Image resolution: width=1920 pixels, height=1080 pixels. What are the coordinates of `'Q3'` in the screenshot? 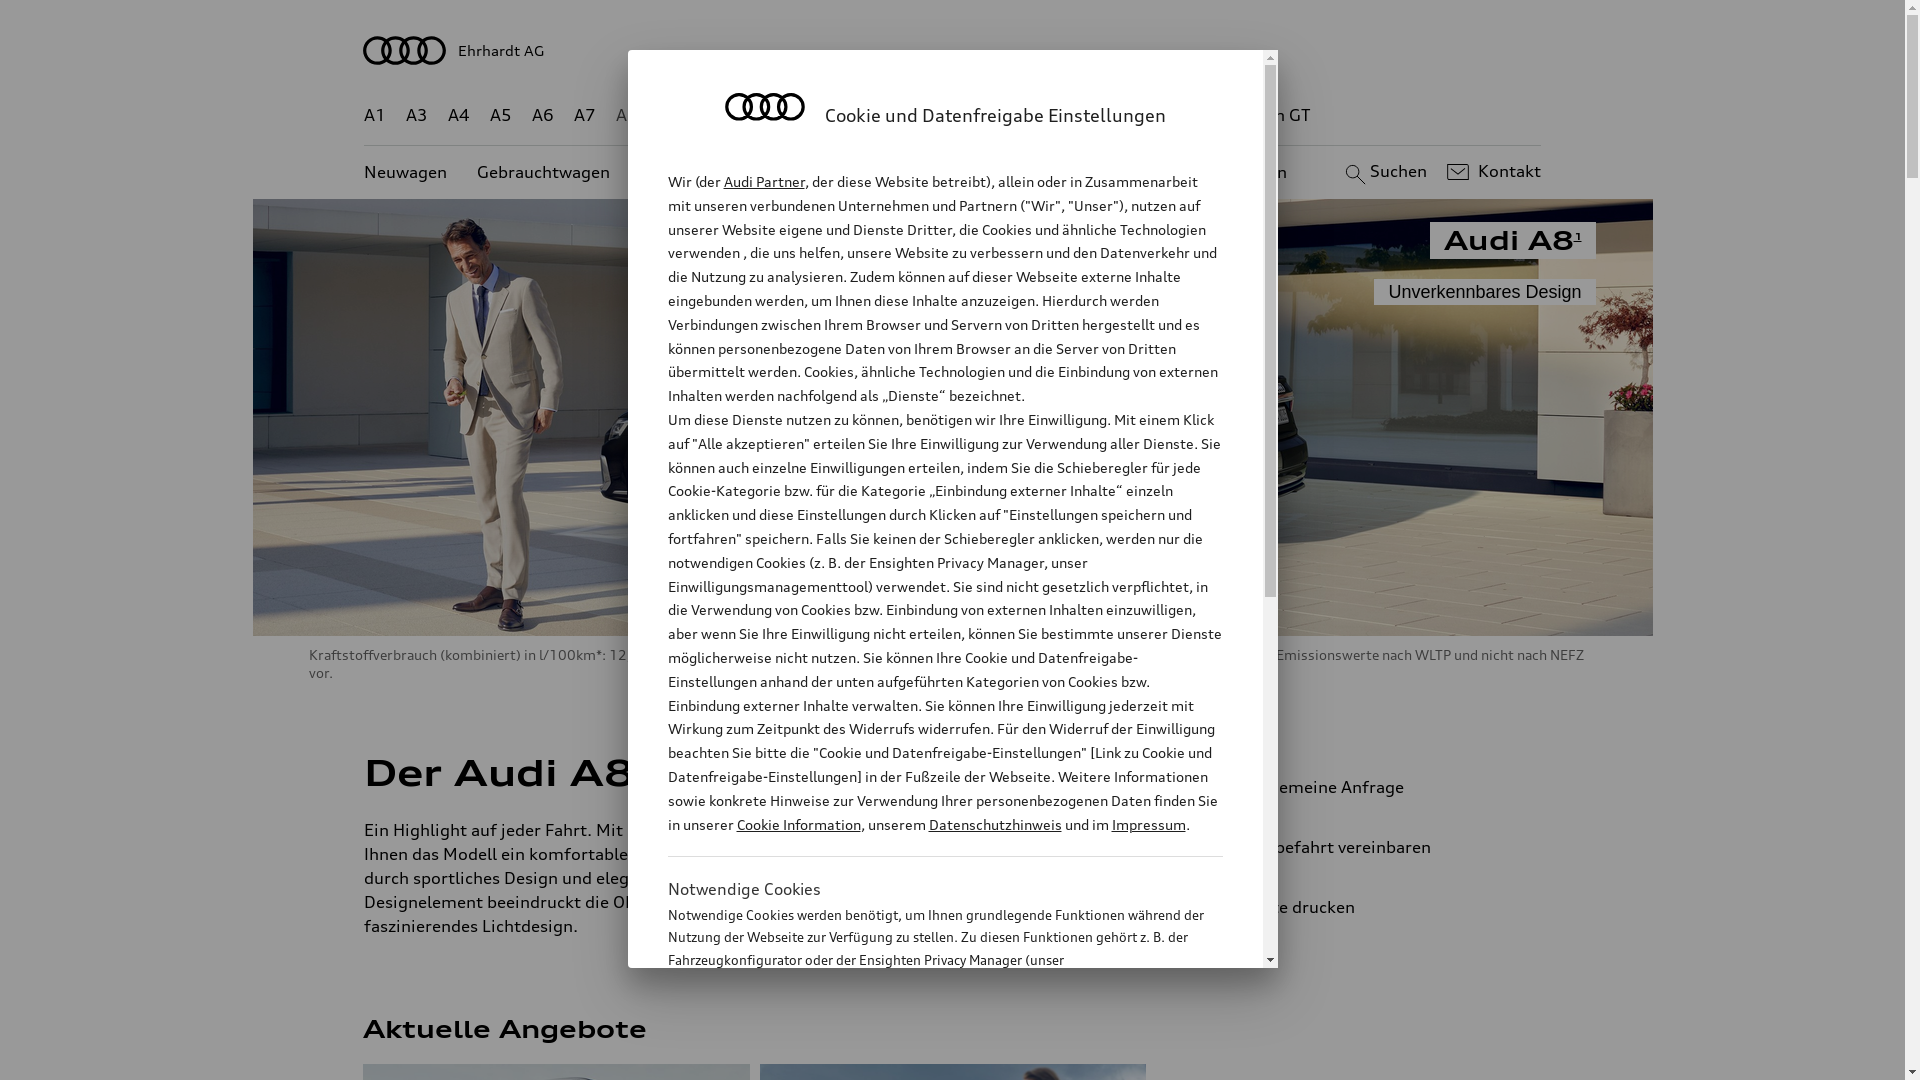 It's located at (712, 115).